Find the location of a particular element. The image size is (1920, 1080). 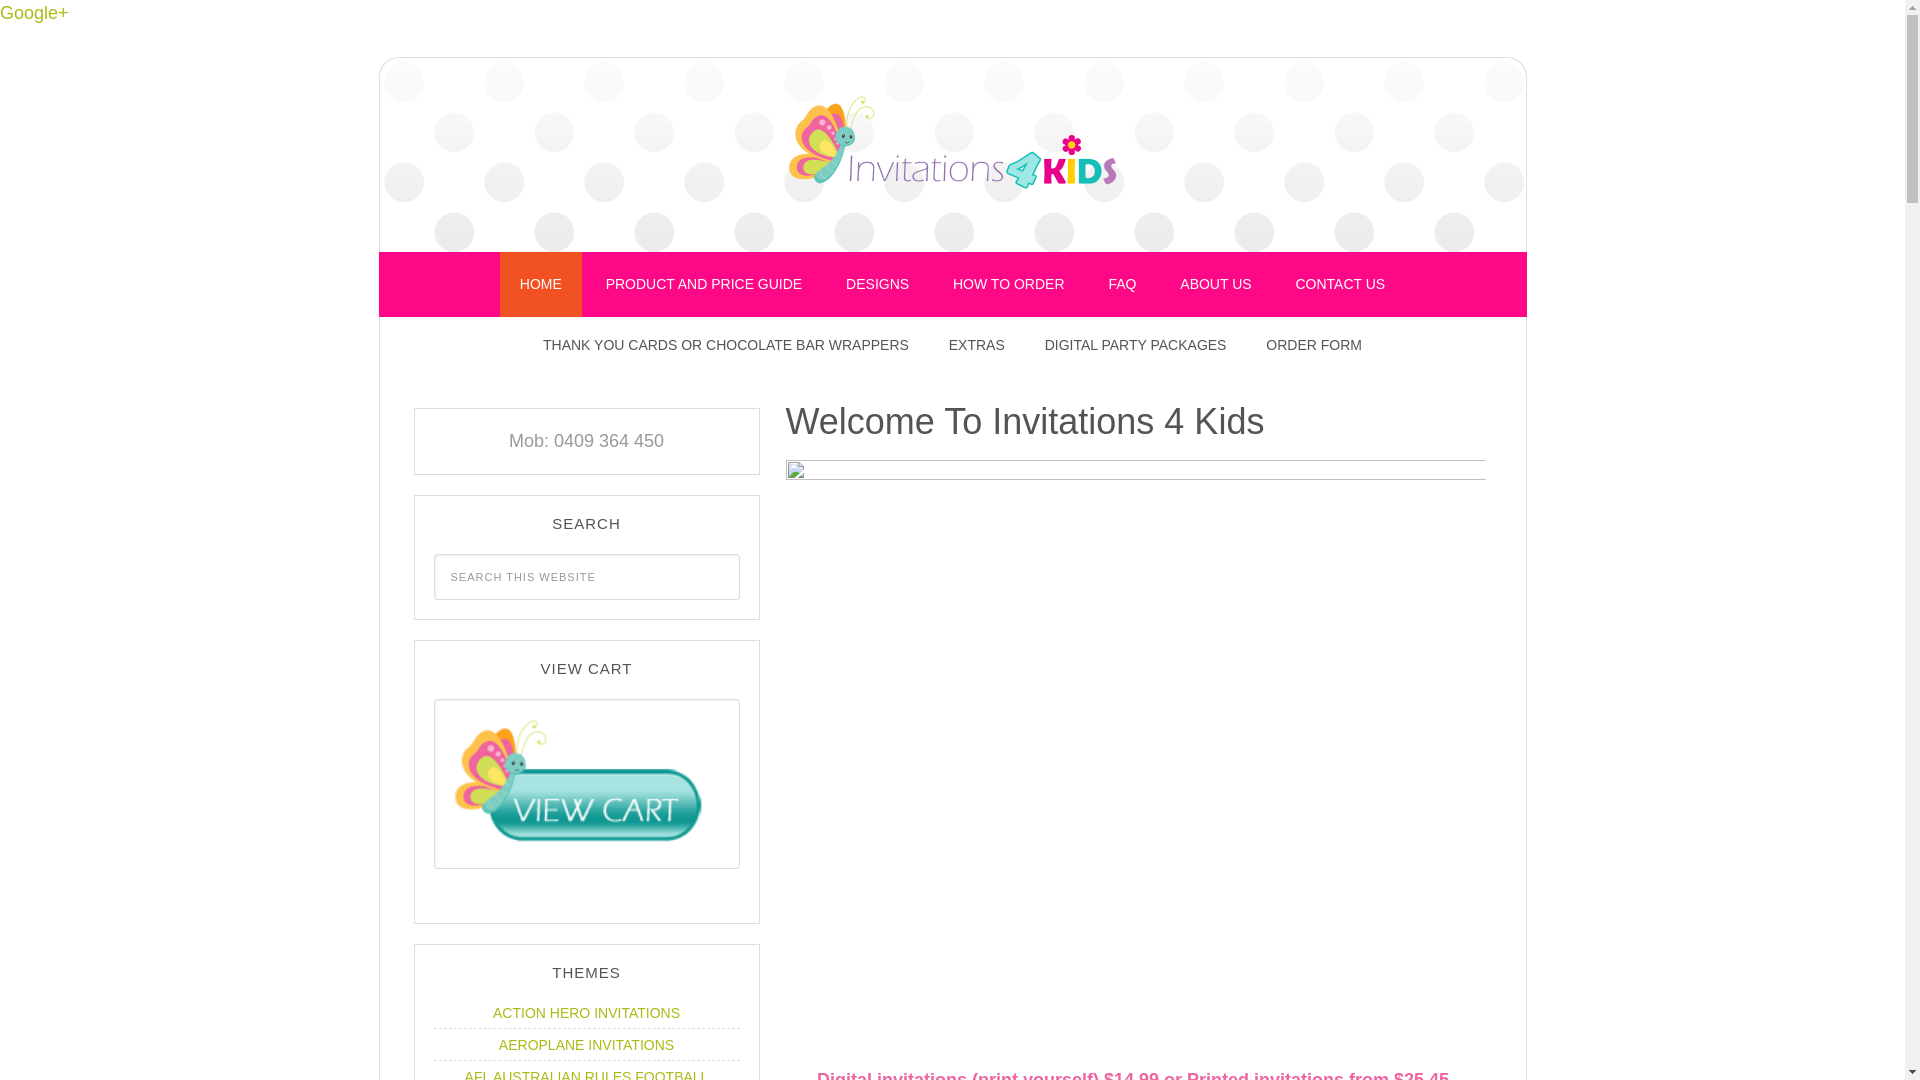

'CONTACT US' is located at coordinates (1275, 284).